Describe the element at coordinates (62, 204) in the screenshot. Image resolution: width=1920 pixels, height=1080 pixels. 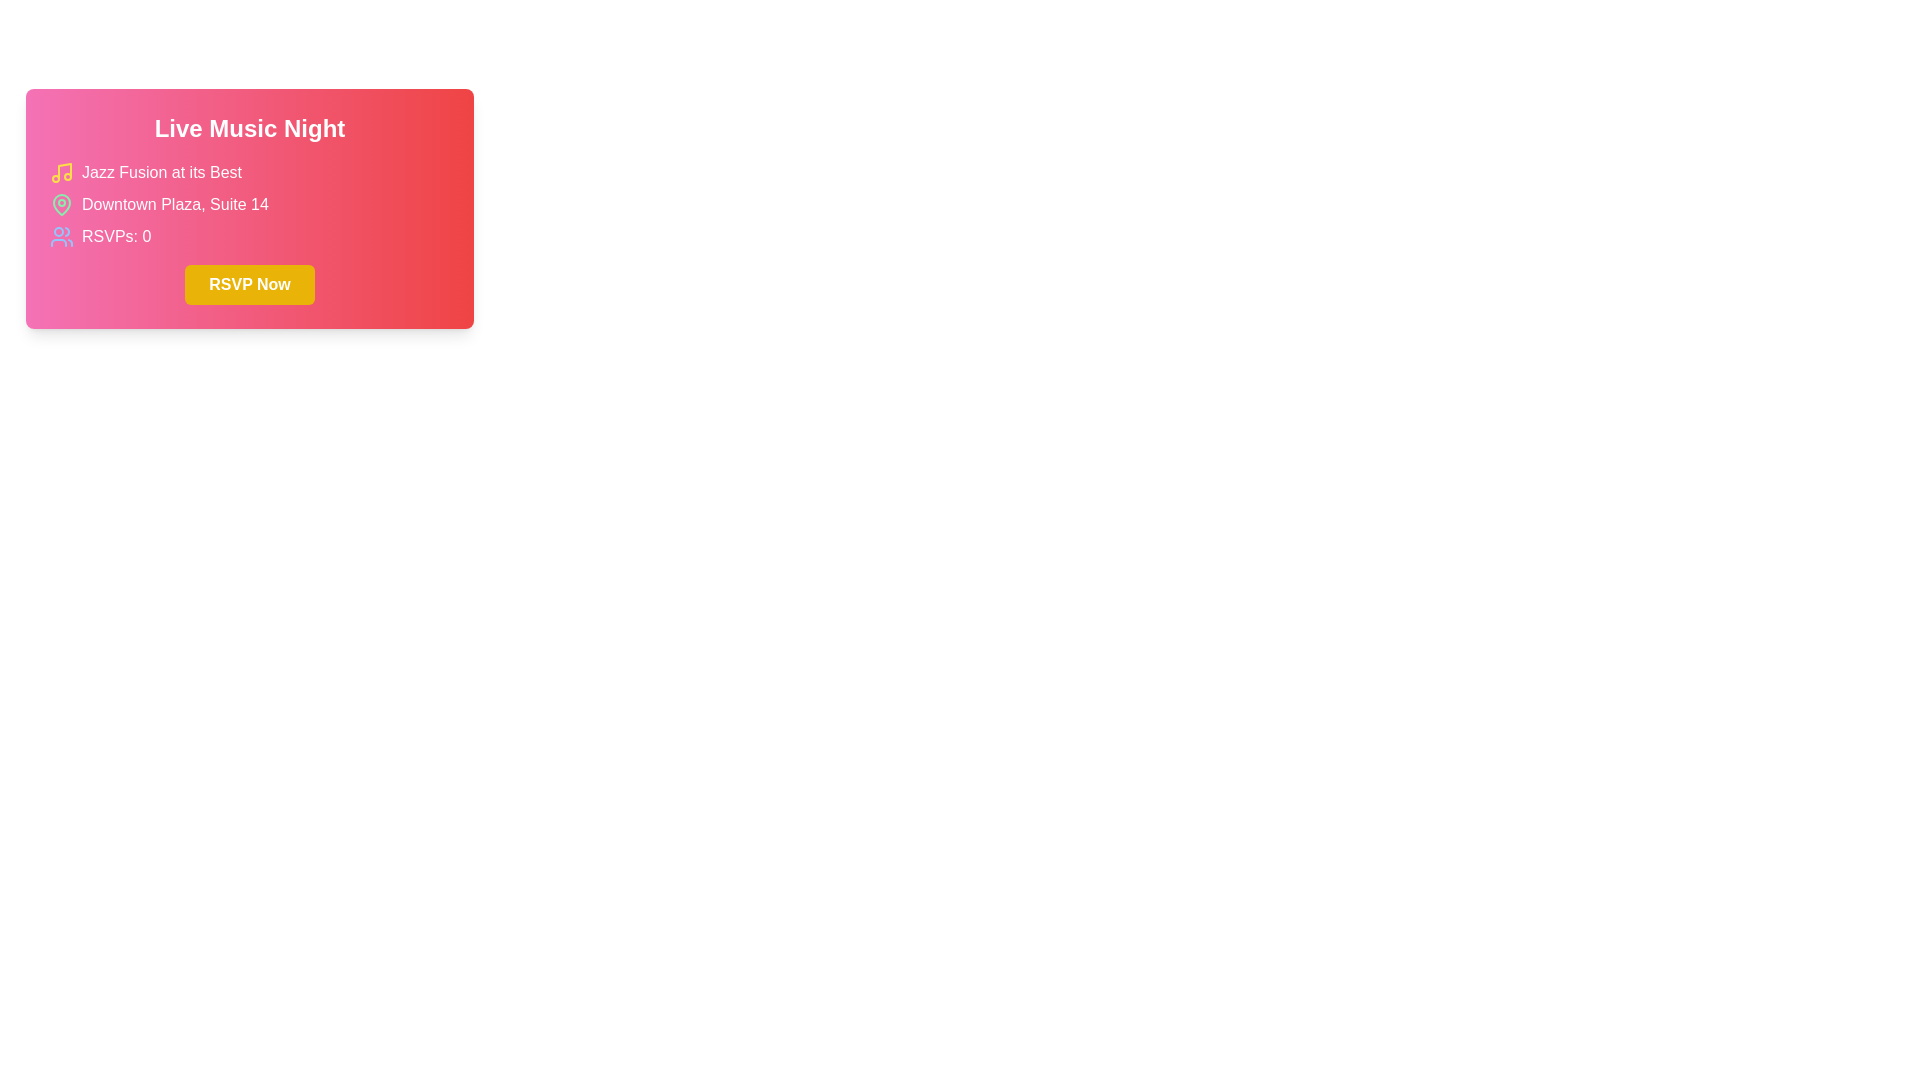
I see `the small green pin icon styled as a map location marker located to the left of the text 'Downtown Plaza, Suite 14'` at that location.